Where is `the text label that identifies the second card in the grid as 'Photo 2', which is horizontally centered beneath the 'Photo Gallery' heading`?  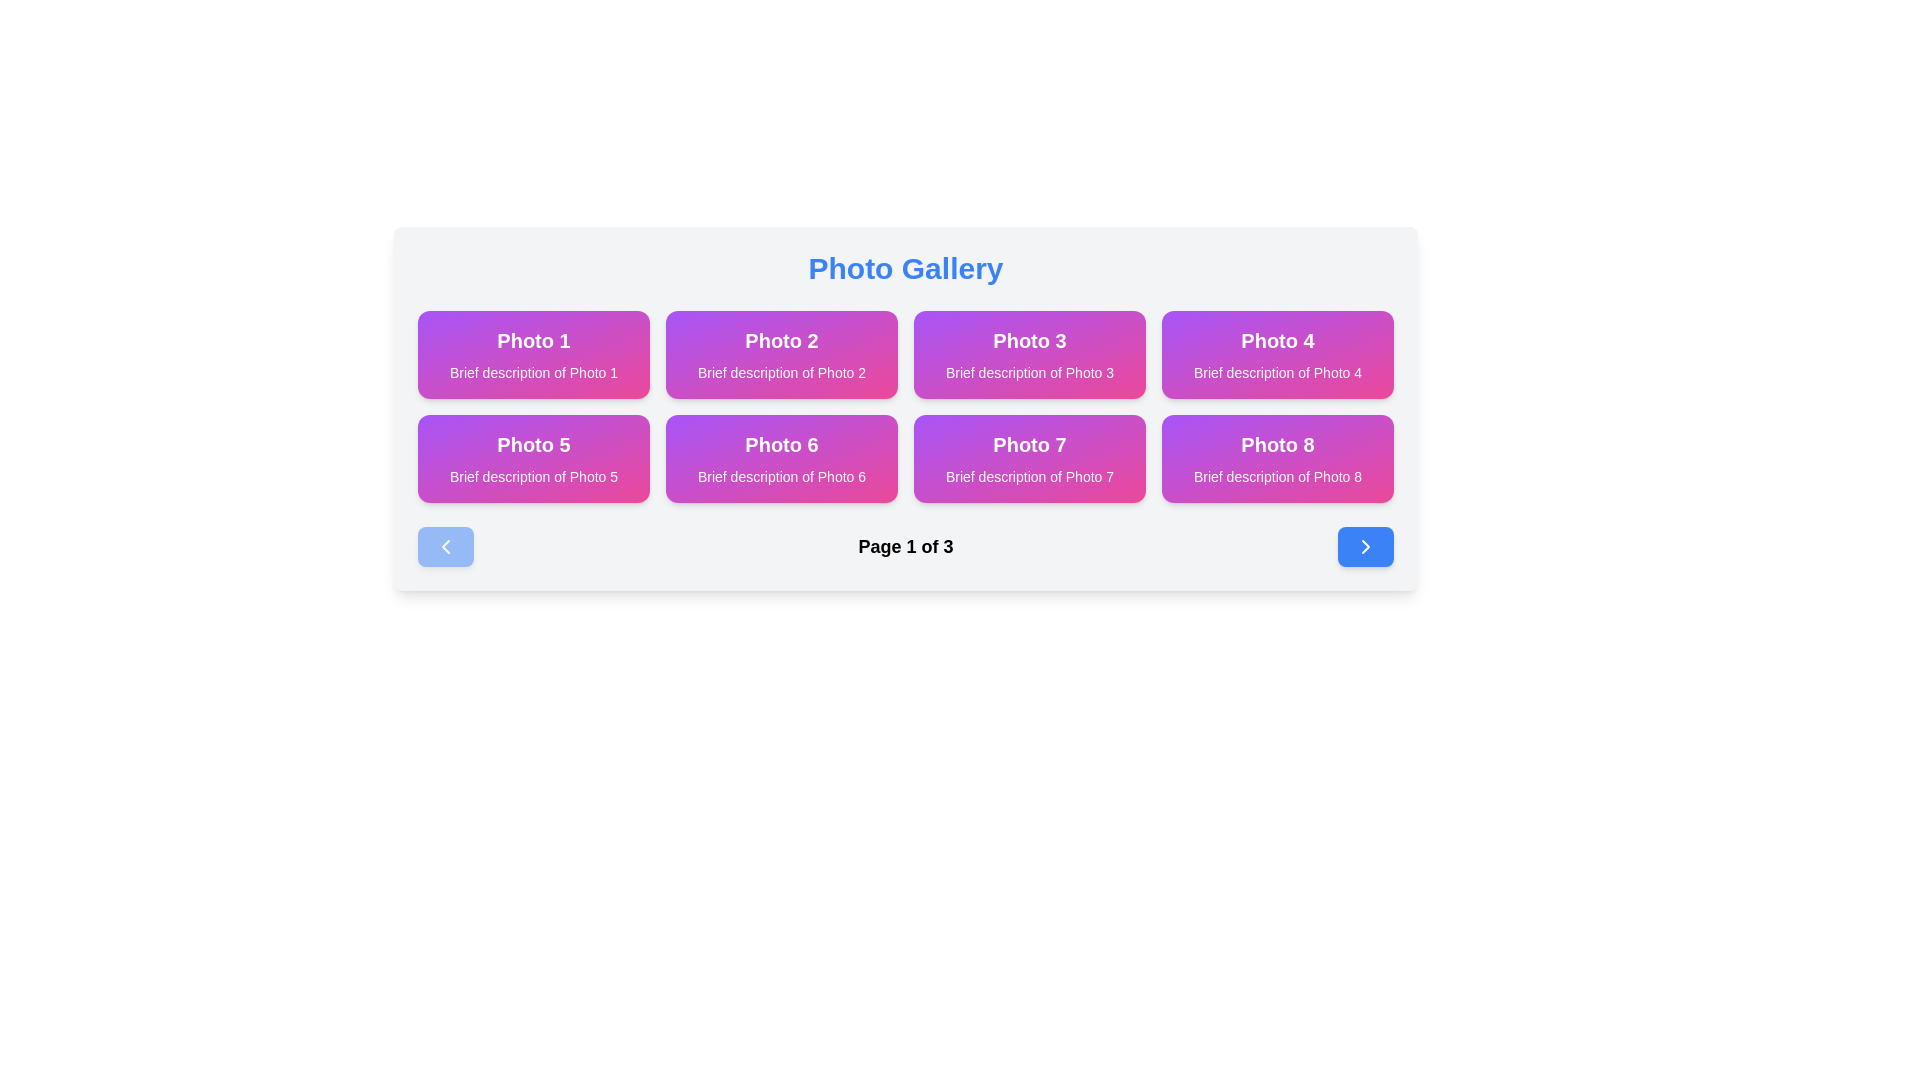
the text label that identifies the second card in the grid as 'Photo 2', which is horizontally centered beneath the 'Photo Gallery' heading is located at coordinates (781, 339).